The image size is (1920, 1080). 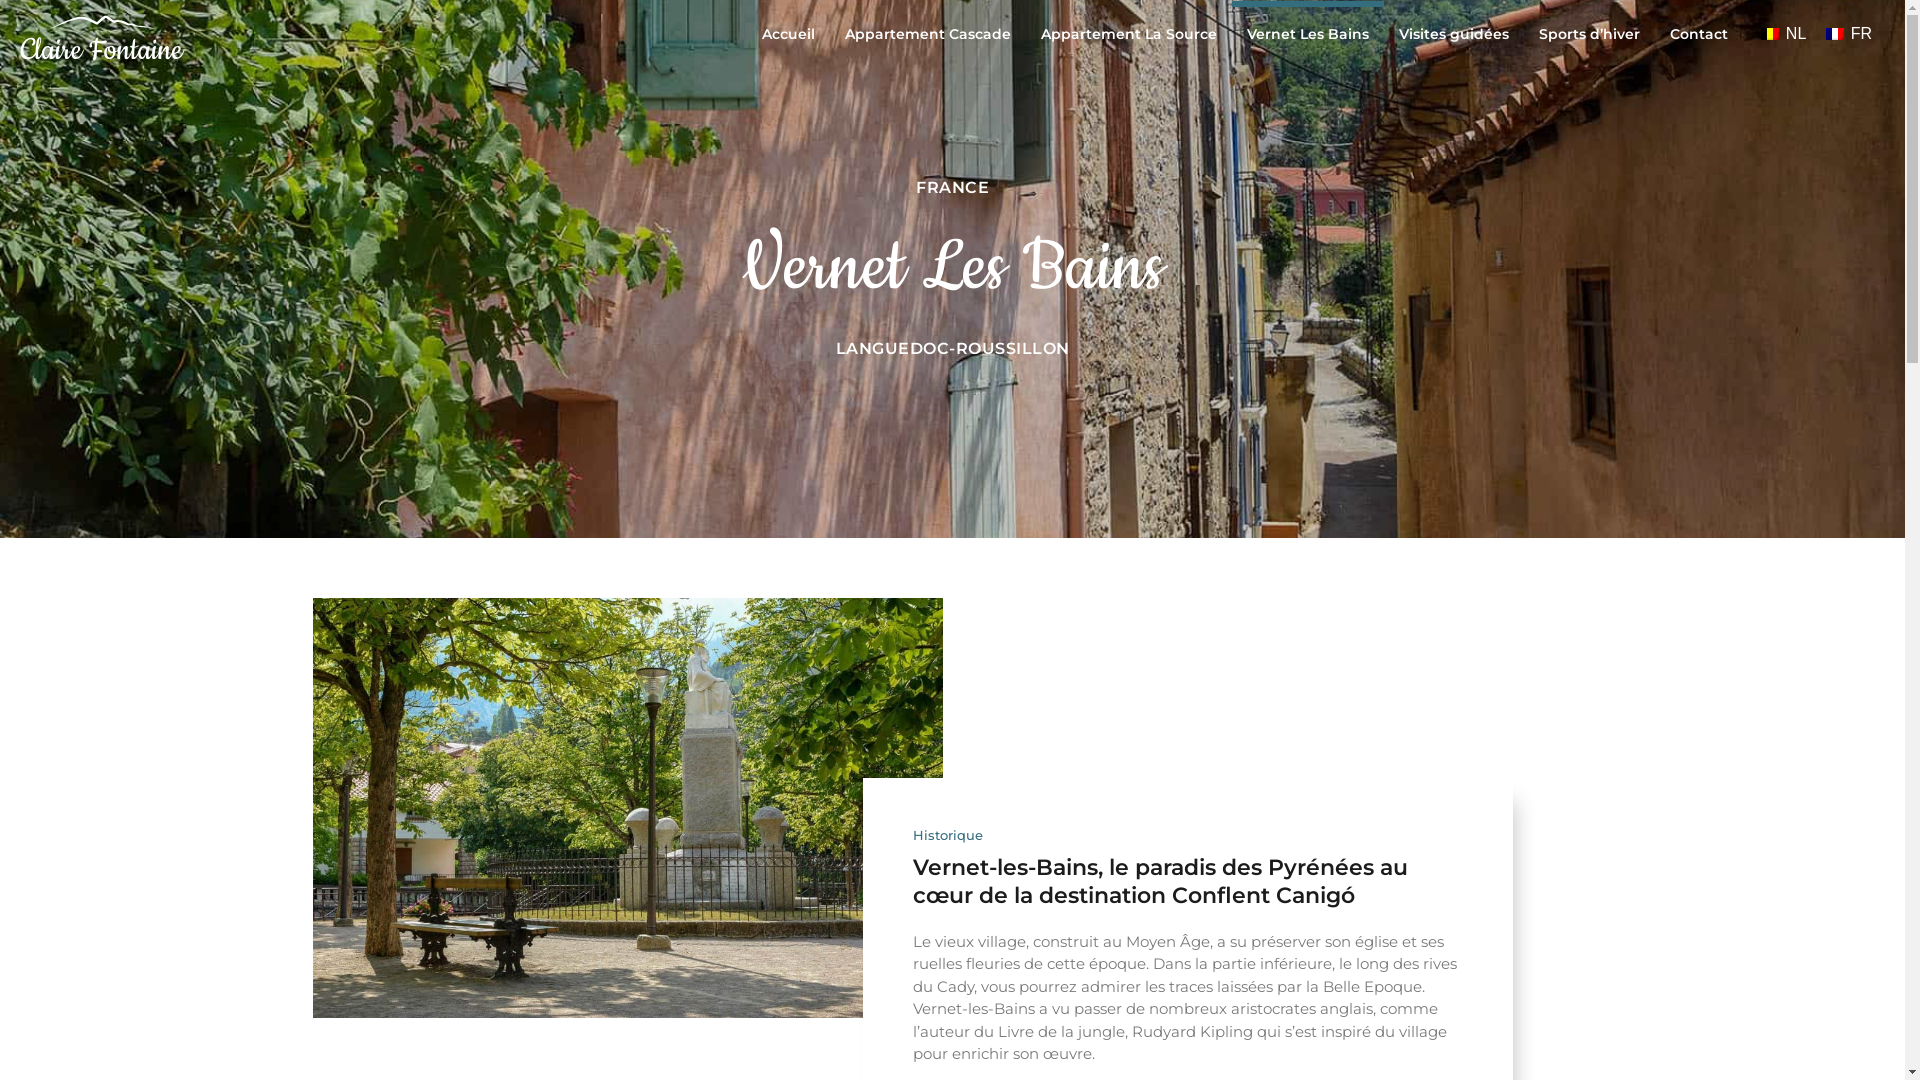 What do you see at coordinates (1698, 34) in the screenshot?
I see `'Contact'` at bounding box center [1698, 34].